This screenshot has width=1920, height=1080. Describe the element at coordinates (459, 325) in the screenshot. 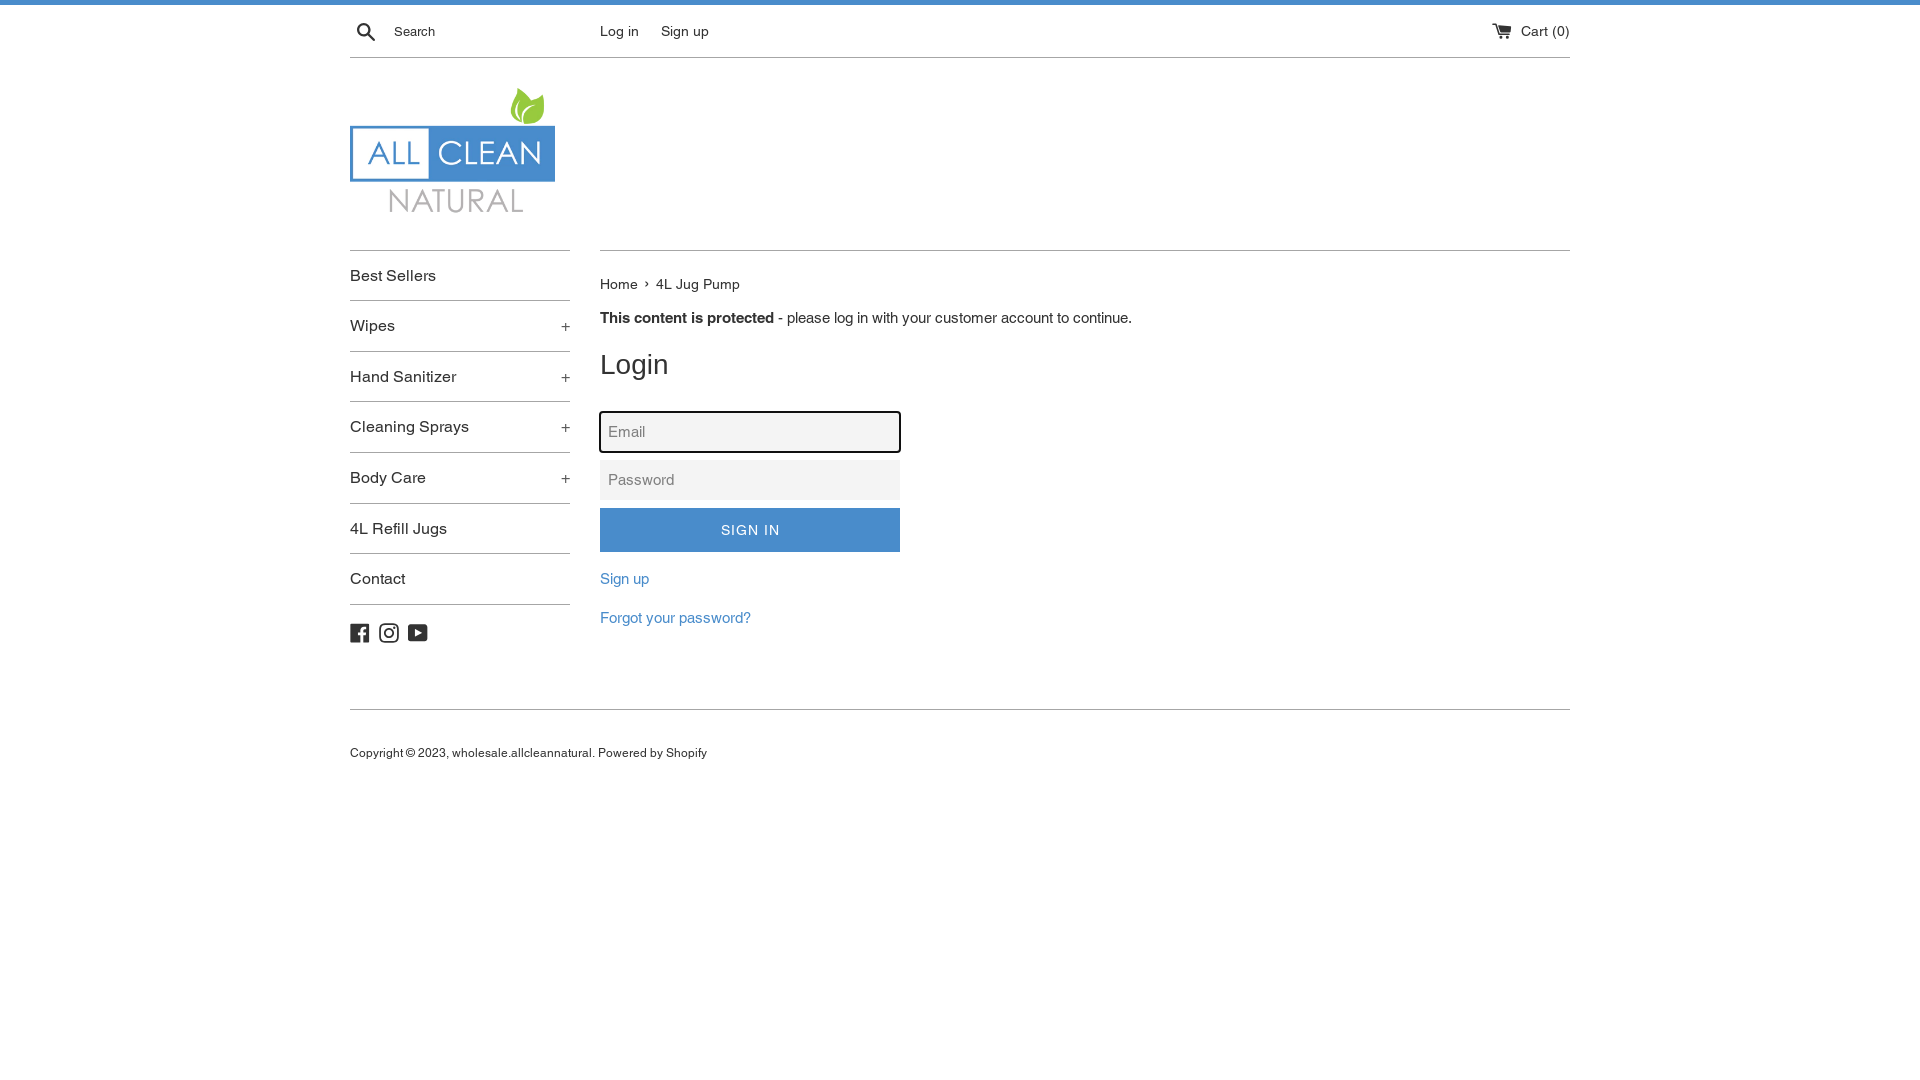

I see `'Wipes` at that location.